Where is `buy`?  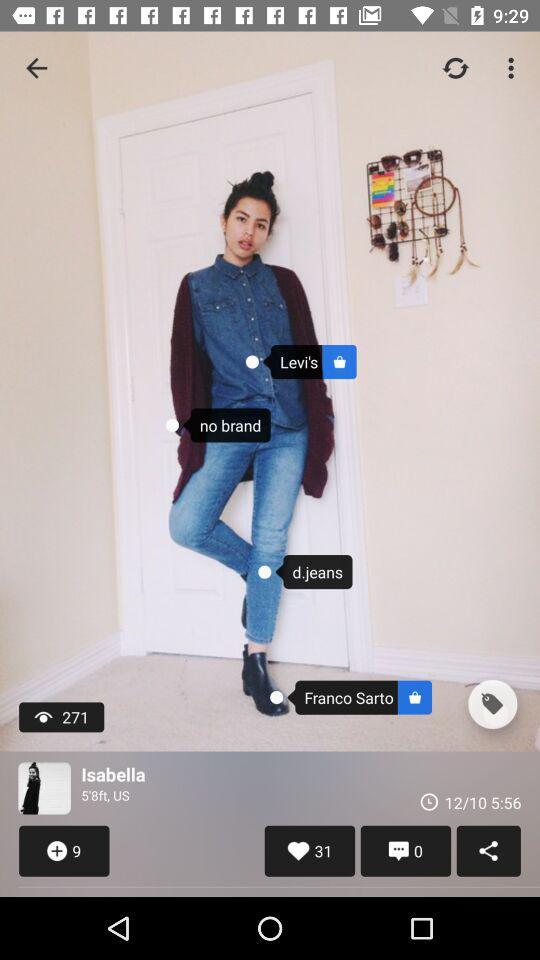
buy is located at coordinates (491, 704).